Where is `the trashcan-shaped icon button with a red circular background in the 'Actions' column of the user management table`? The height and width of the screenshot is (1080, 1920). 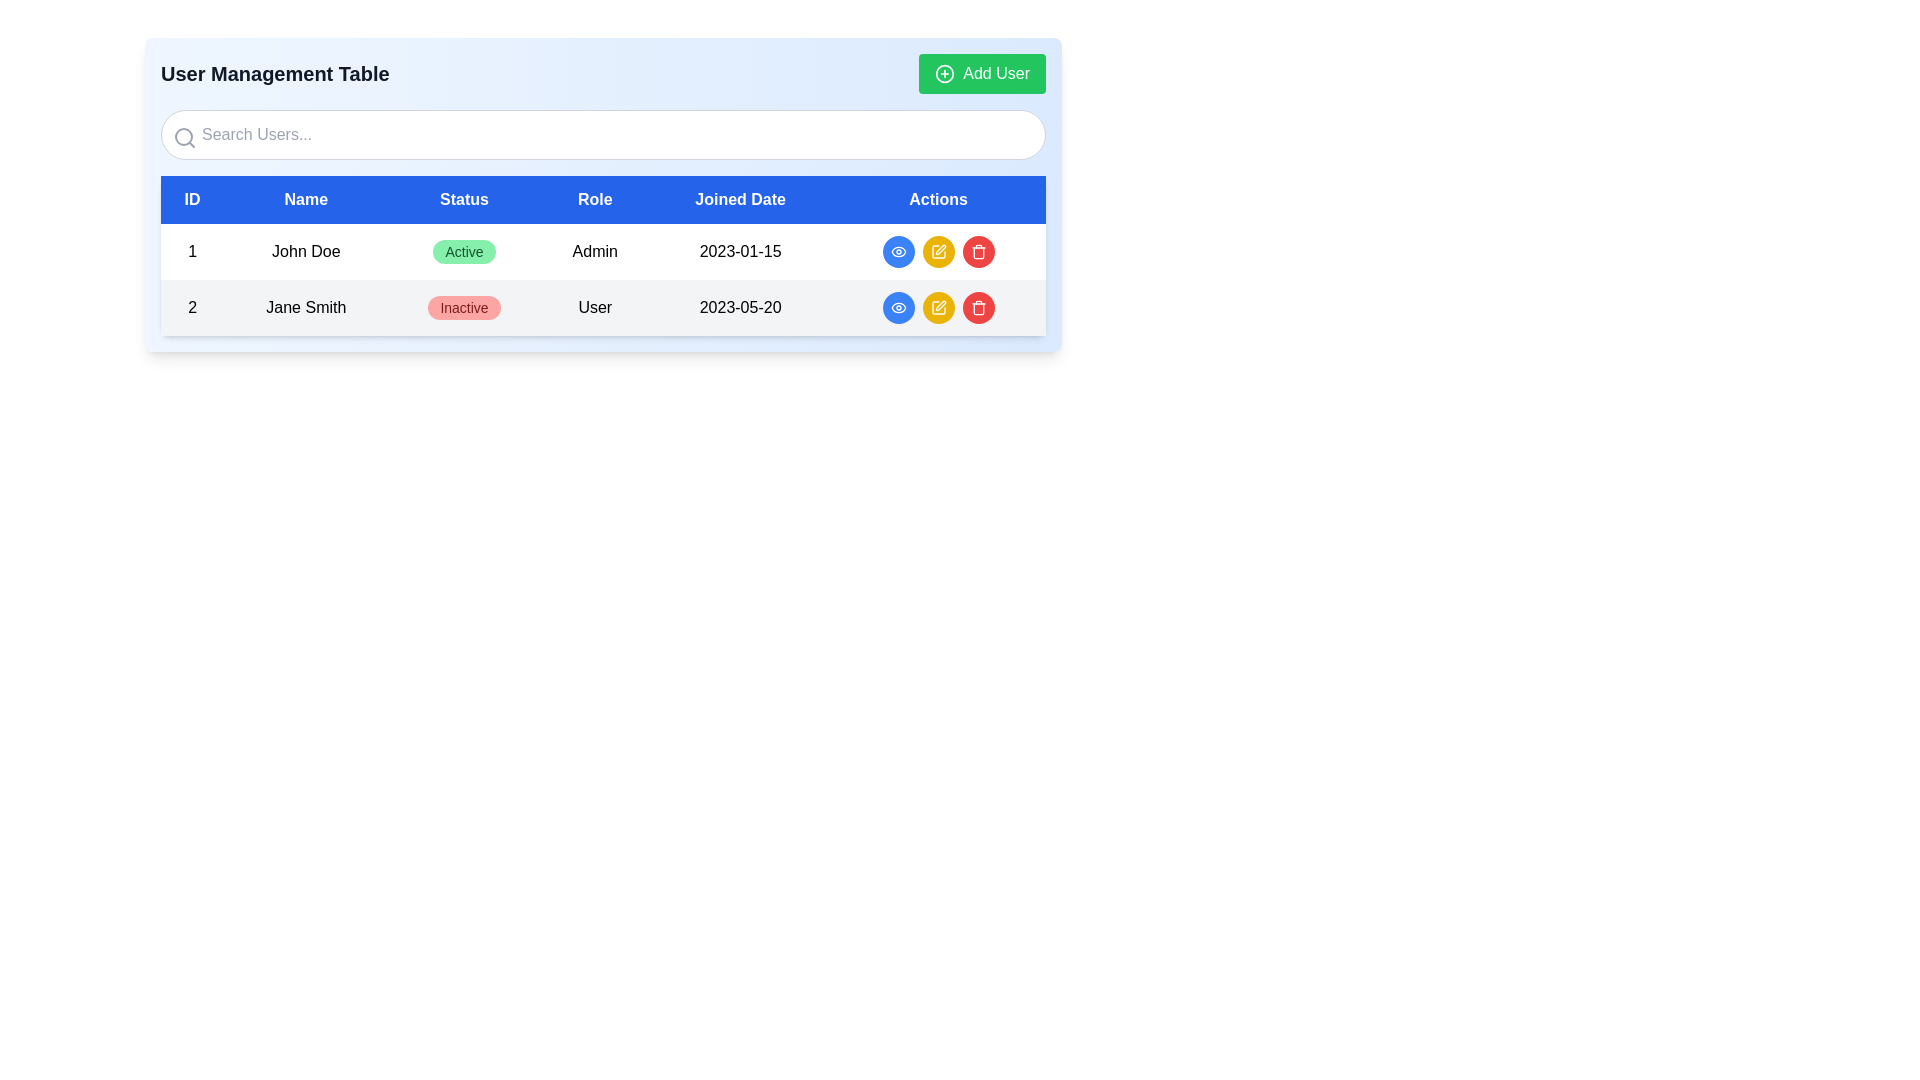
the trashcan-shaped icon button with a red circular background in the 'Actions' column of the user management table is located at coordinates (978, 308).